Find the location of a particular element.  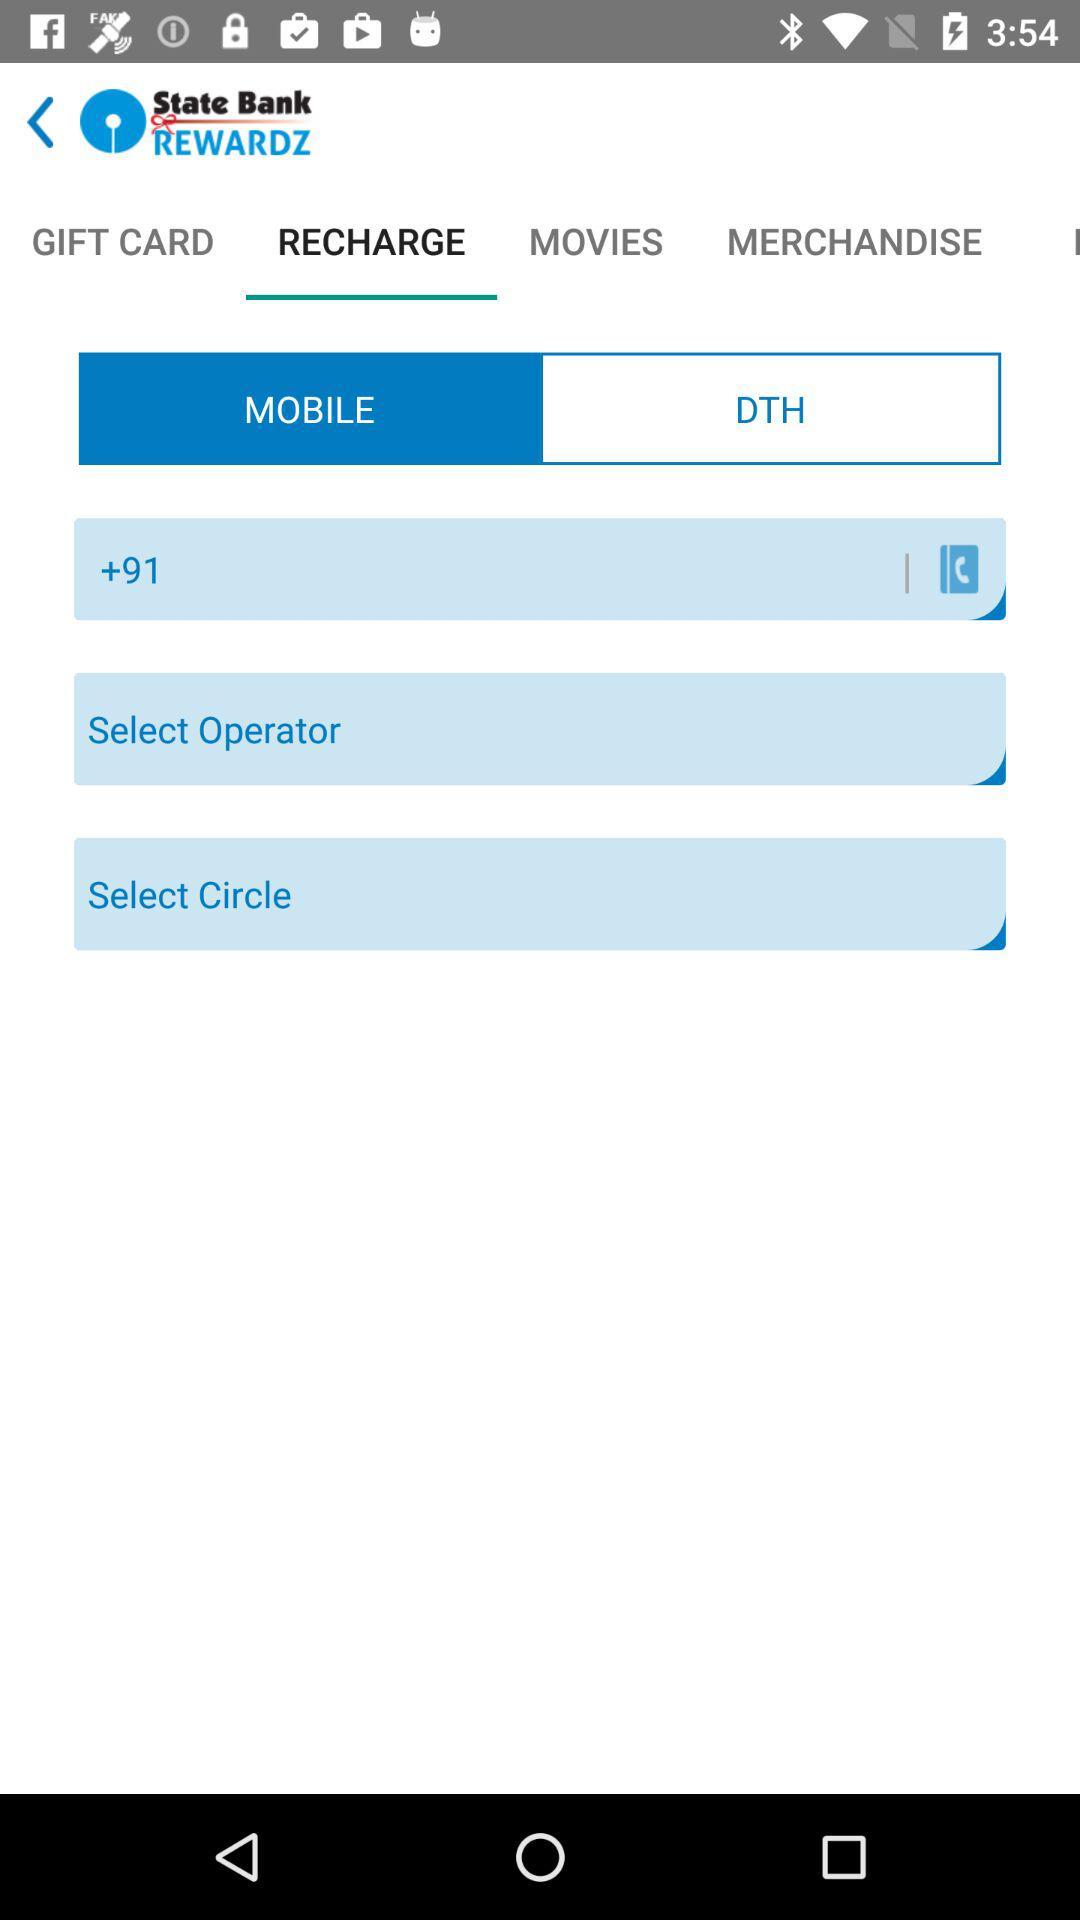

this is used to call is located at coordinates (958, 568).